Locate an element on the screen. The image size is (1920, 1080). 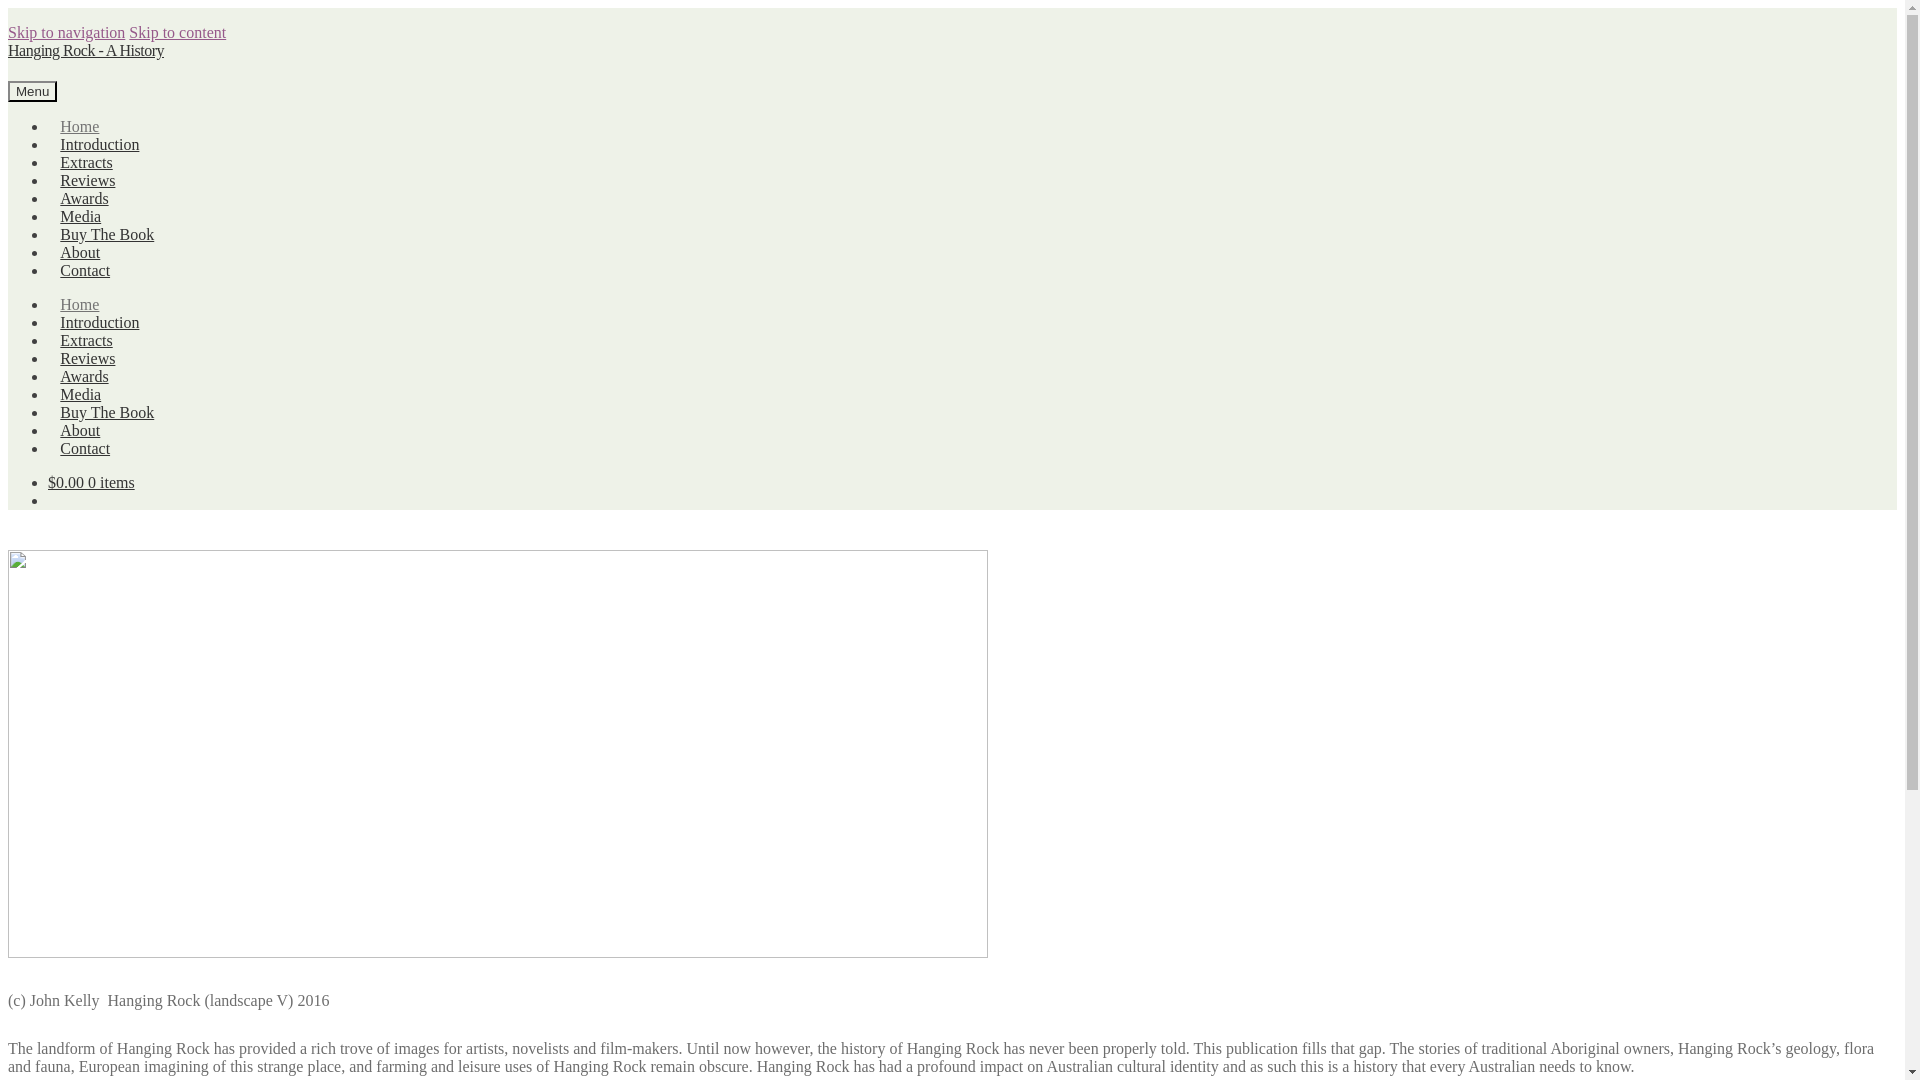
'Hanging Rock - A History' is located at coordinates (85, 49).